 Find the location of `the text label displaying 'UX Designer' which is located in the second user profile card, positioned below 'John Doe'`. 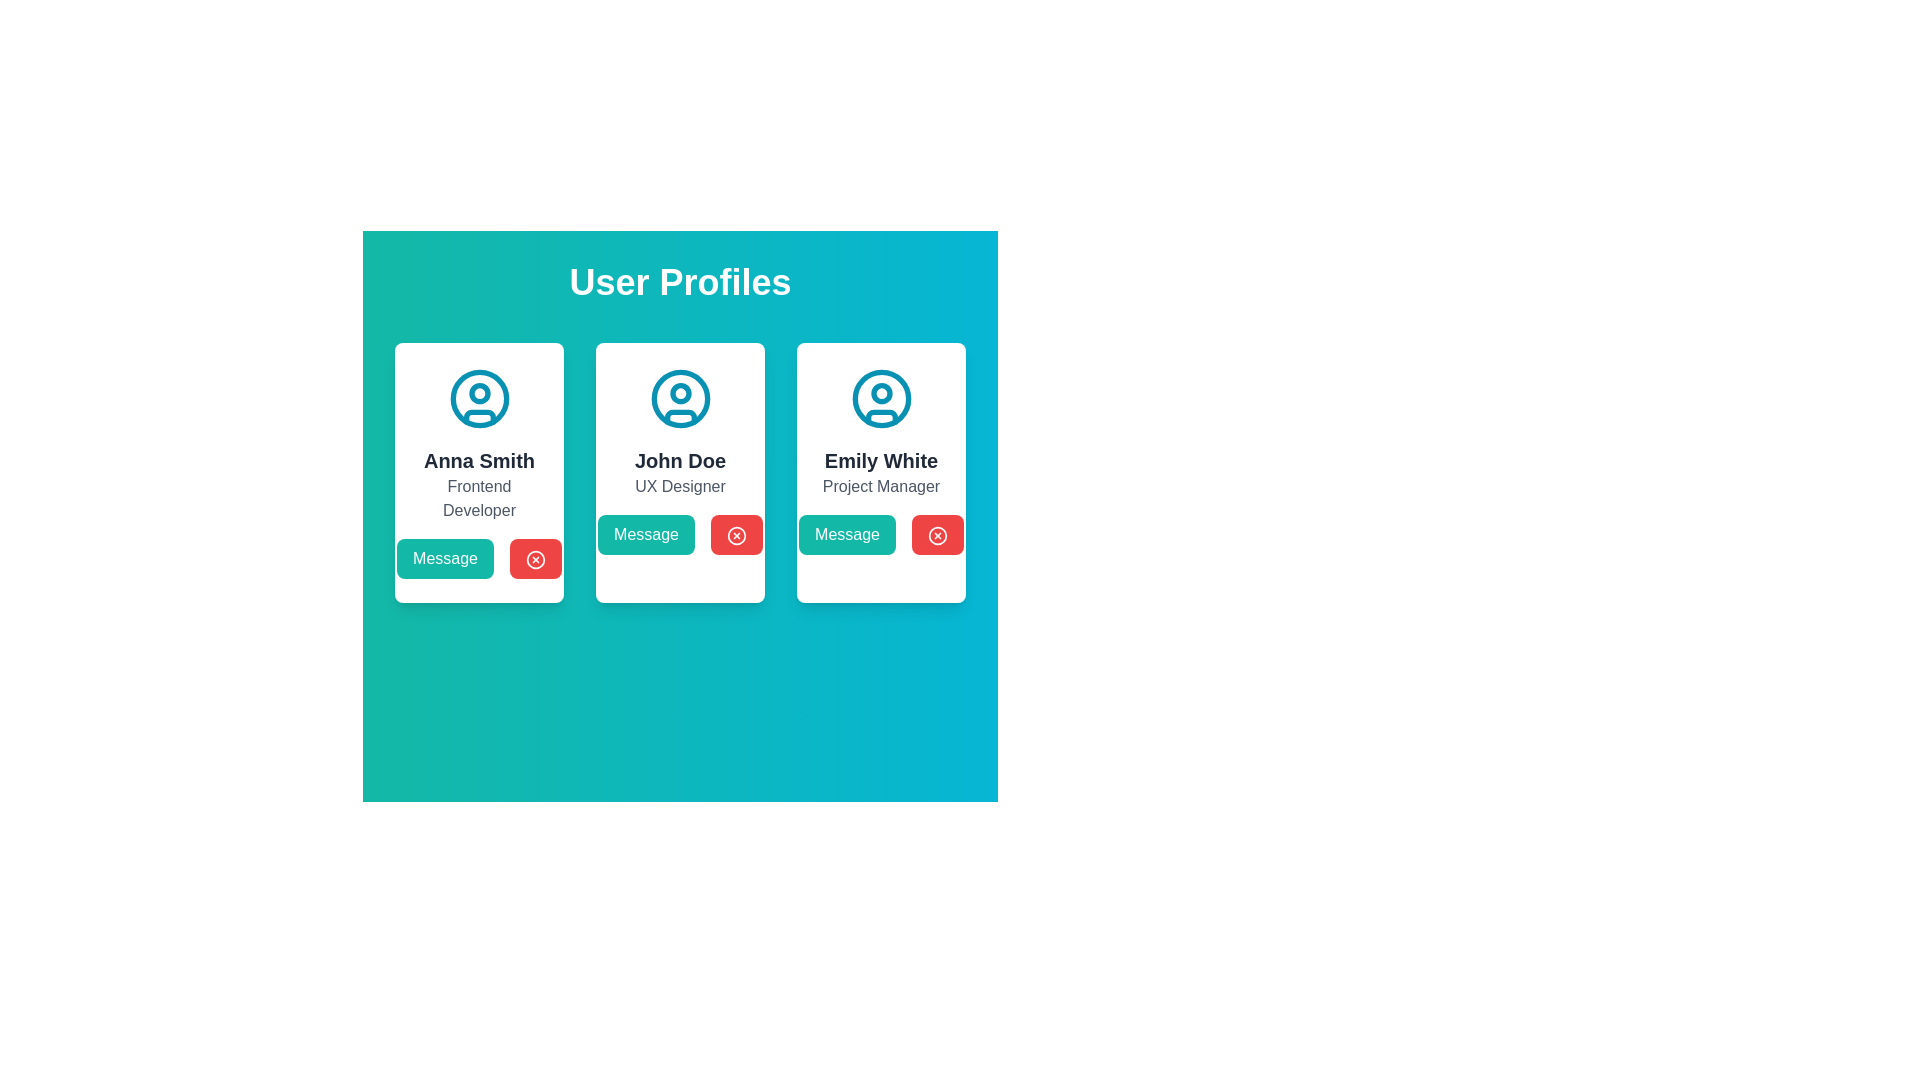

the text label displaying 'UX Designer' which is located in the second user profile card, positioned below 'John Doe' is located at coordinates (680, 486).